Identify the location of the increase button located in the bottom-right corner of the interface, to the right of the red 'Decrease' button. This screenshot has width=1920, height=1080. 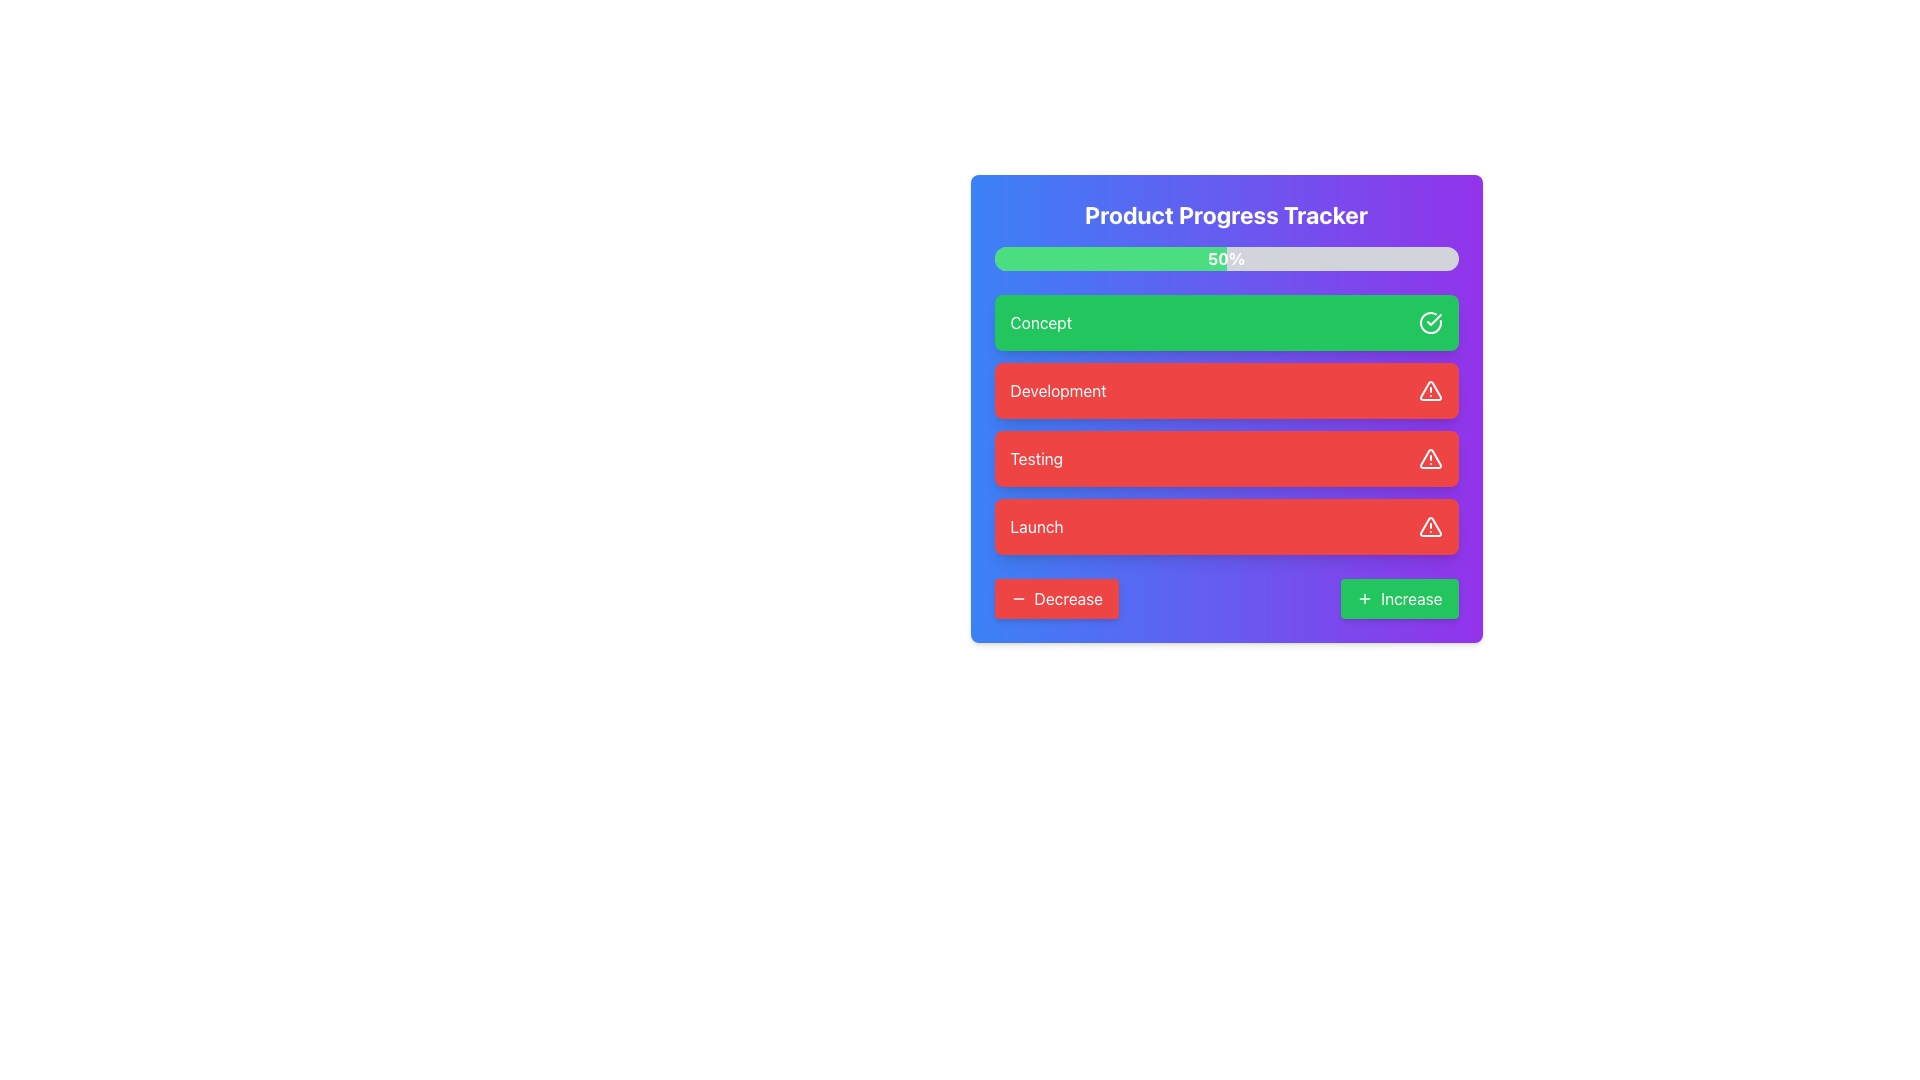
(1398, 597).